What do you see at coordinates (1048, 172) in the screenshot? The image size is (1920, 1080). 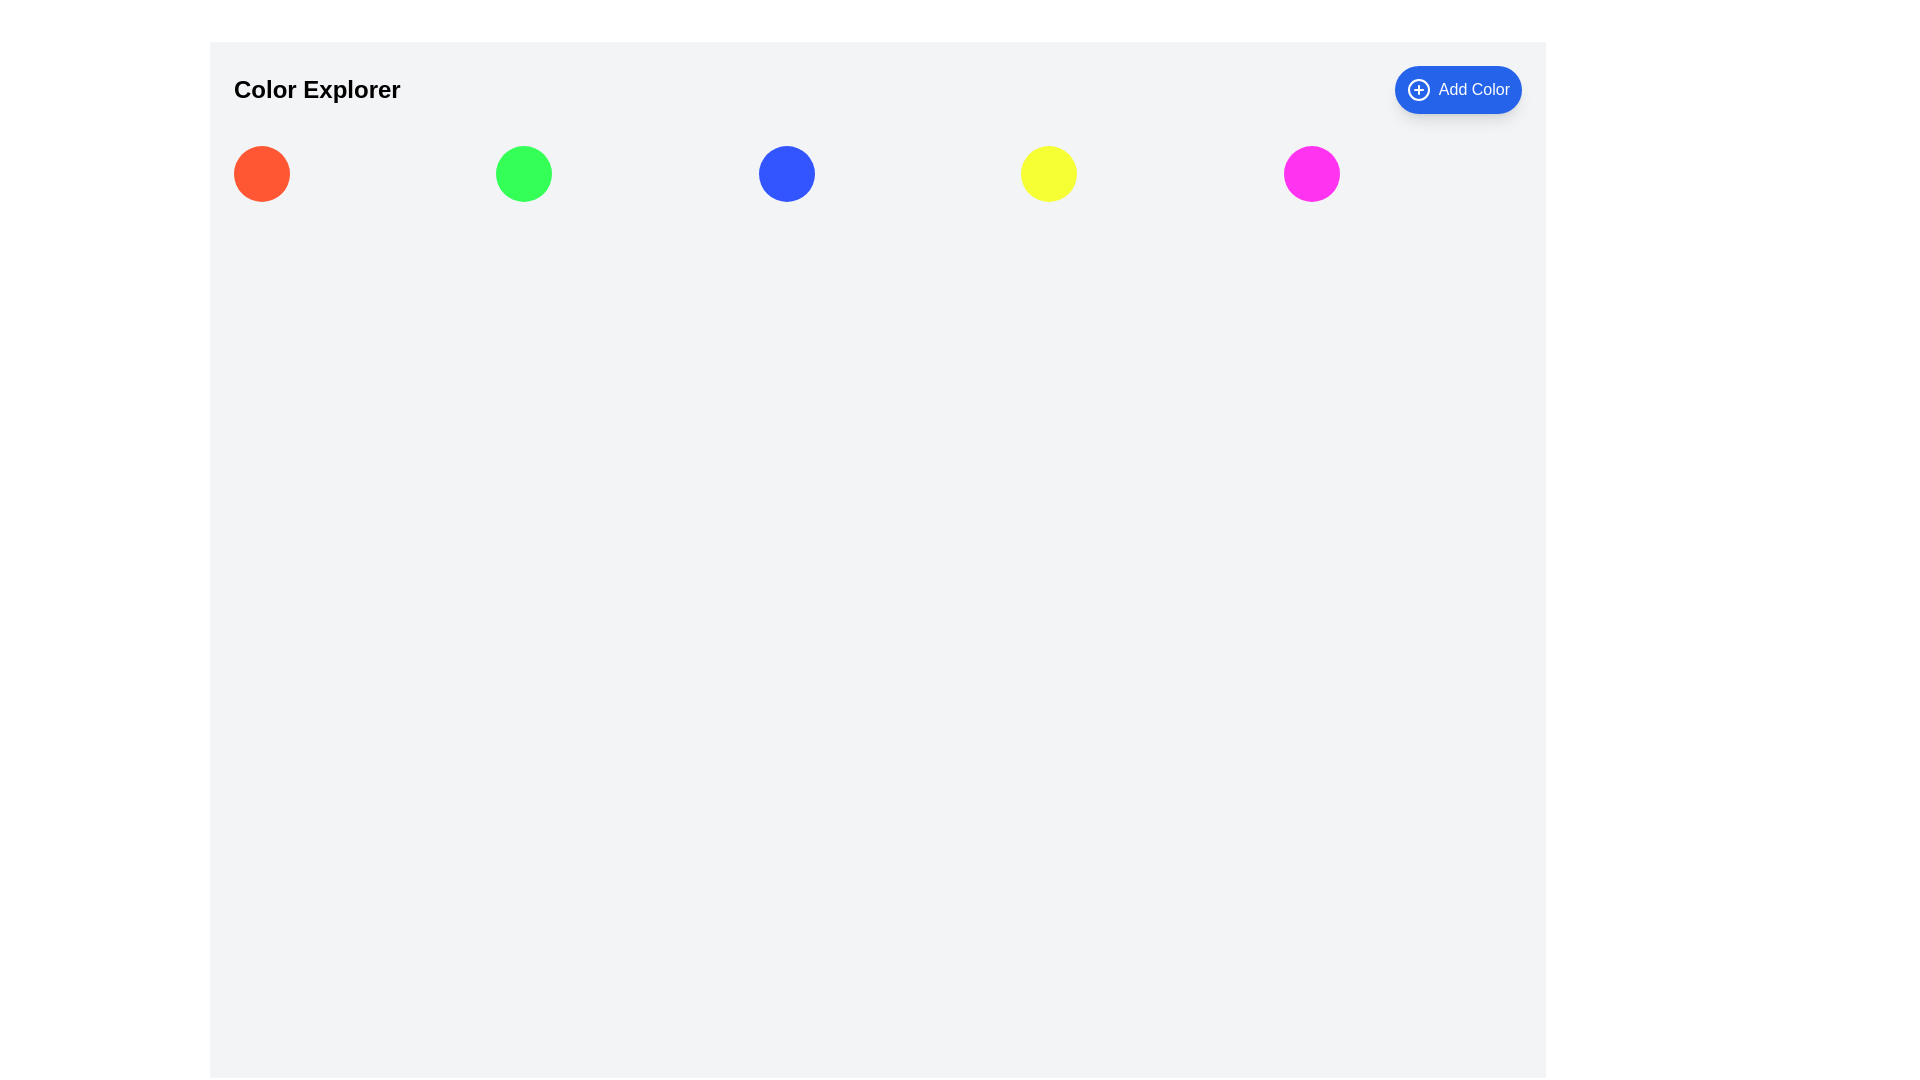 I see `the fourth circular color selection element` at bounding box center [1048, 172].